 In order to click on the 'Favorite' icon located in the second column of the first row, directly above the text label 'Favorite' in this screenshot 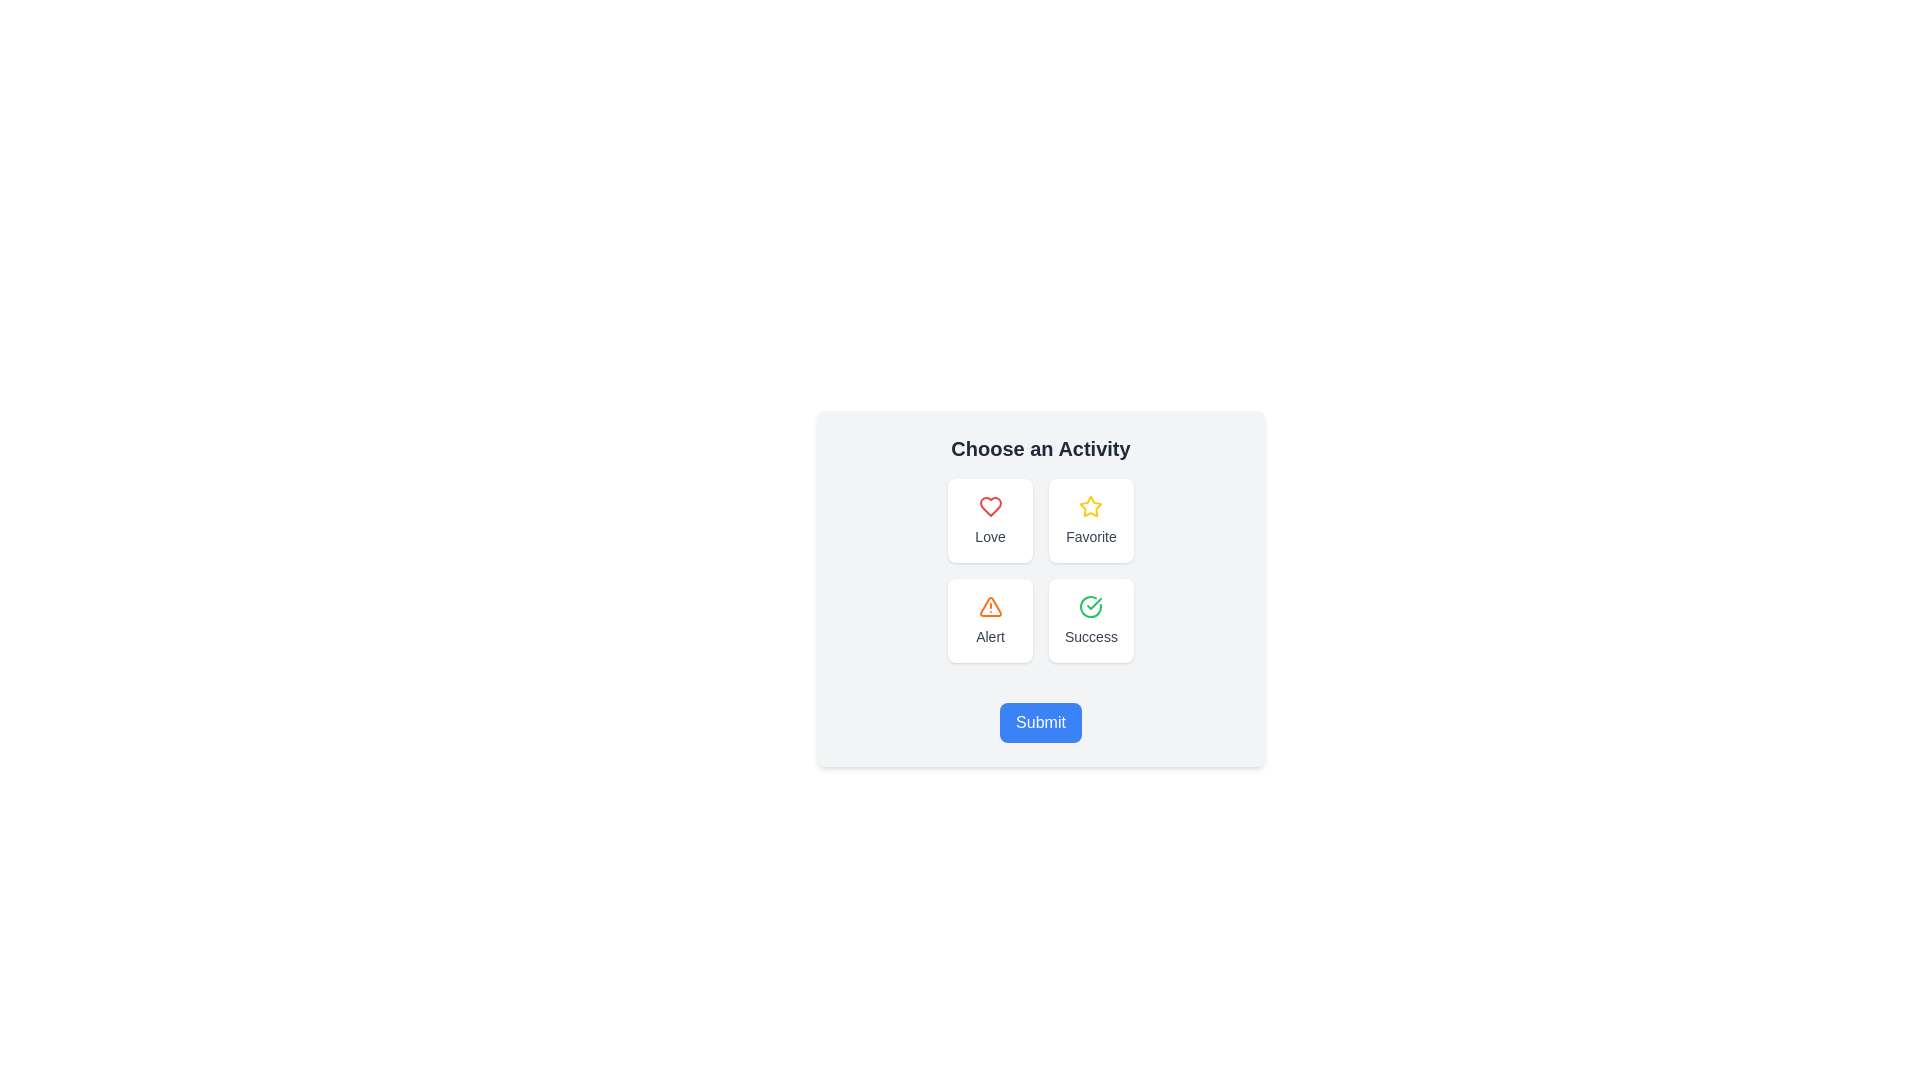, I will do `click(1090, 505)`.